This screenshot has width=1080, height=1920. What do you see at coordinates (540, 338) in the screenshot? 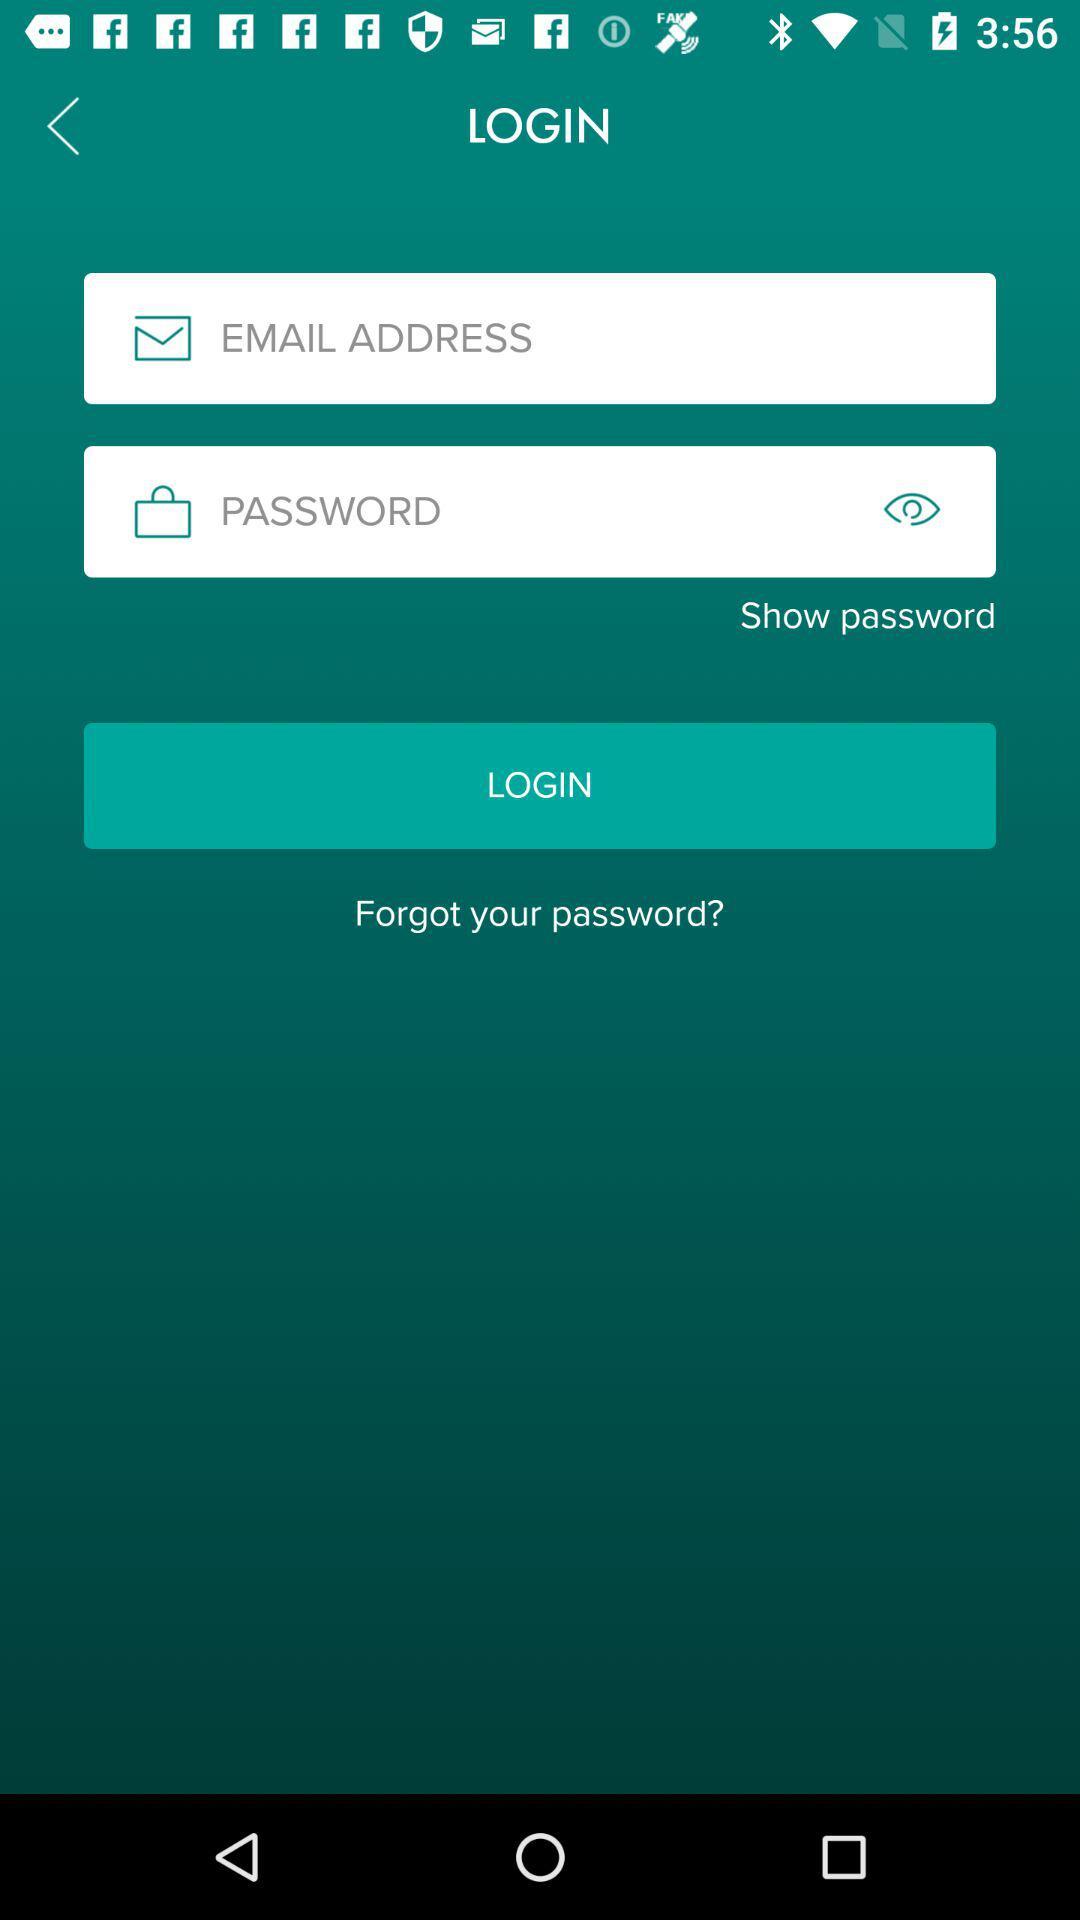
I see `email` at bounding box center [540, 338].